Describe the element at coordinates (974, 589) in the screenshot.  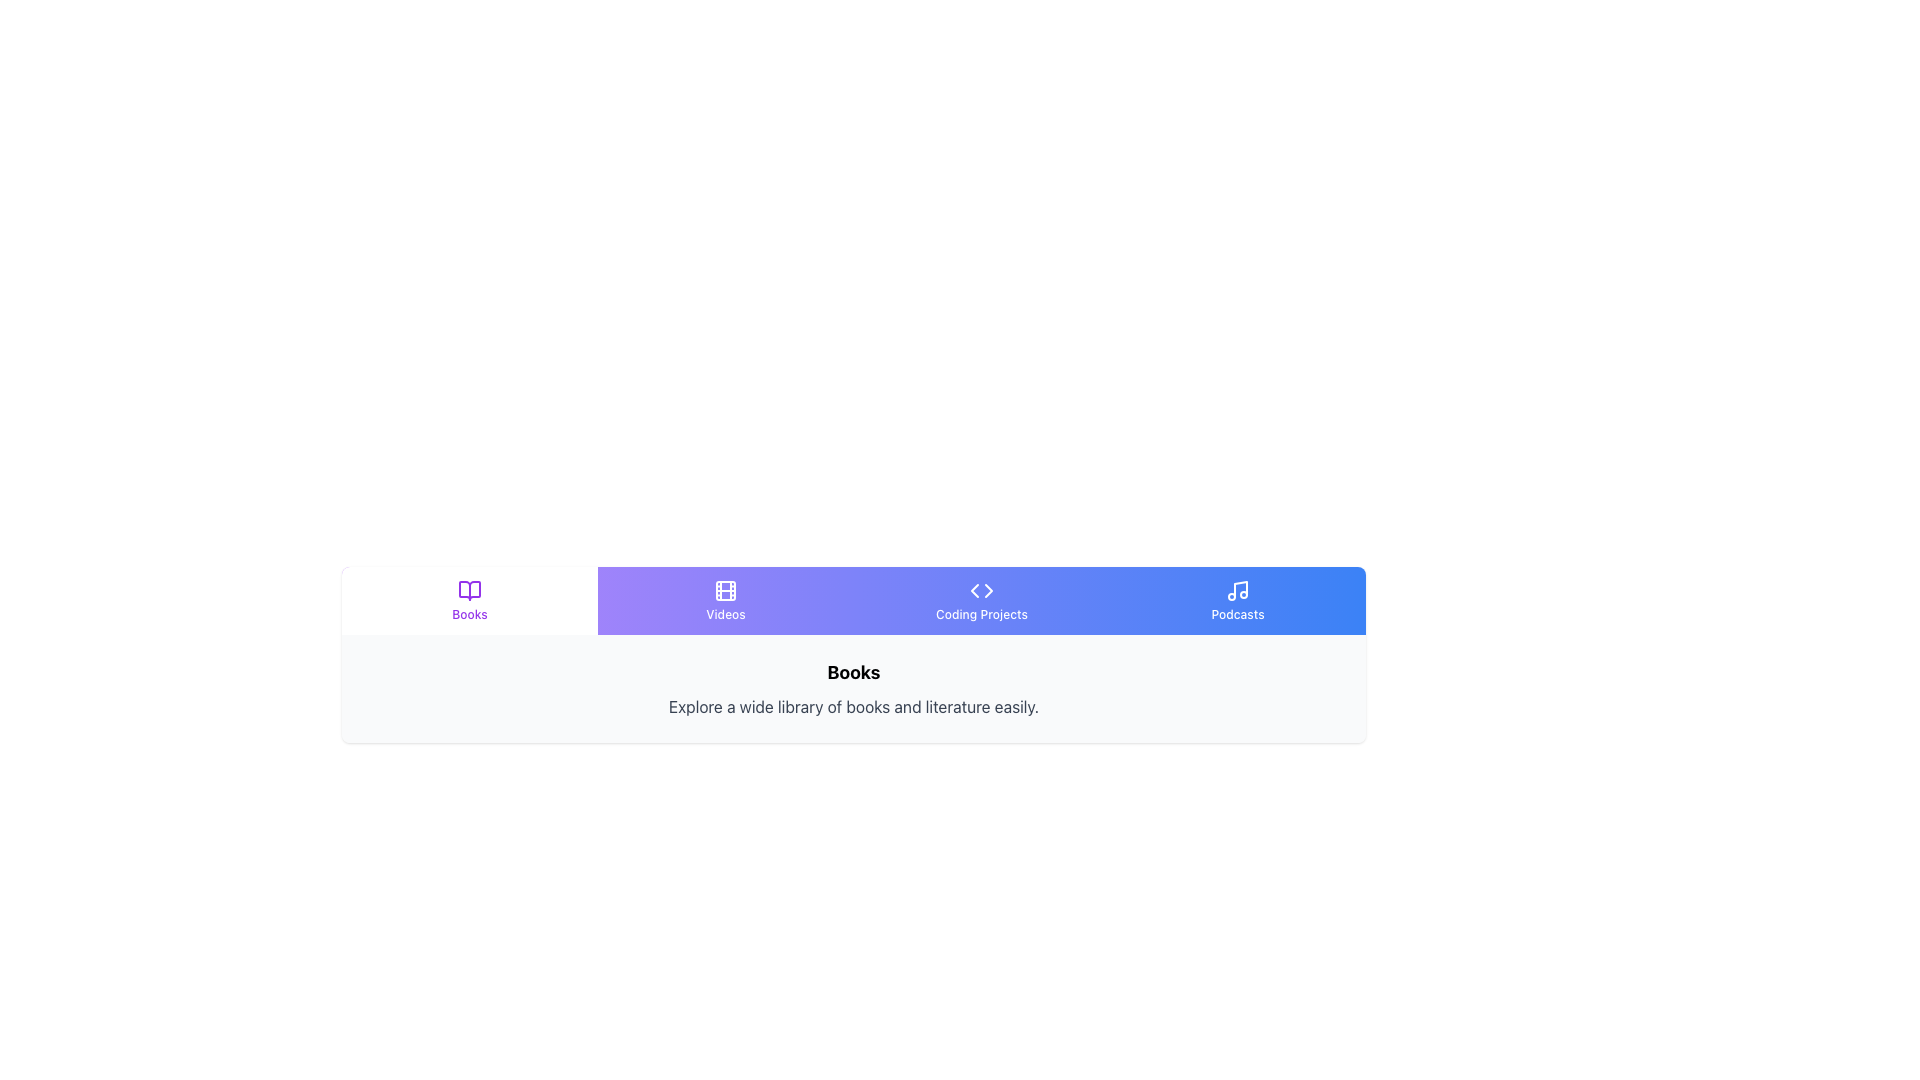
I see `the left triangular shape of the dual-arrow icon located in the central tab labeled 'Coding Projects'` at that location.